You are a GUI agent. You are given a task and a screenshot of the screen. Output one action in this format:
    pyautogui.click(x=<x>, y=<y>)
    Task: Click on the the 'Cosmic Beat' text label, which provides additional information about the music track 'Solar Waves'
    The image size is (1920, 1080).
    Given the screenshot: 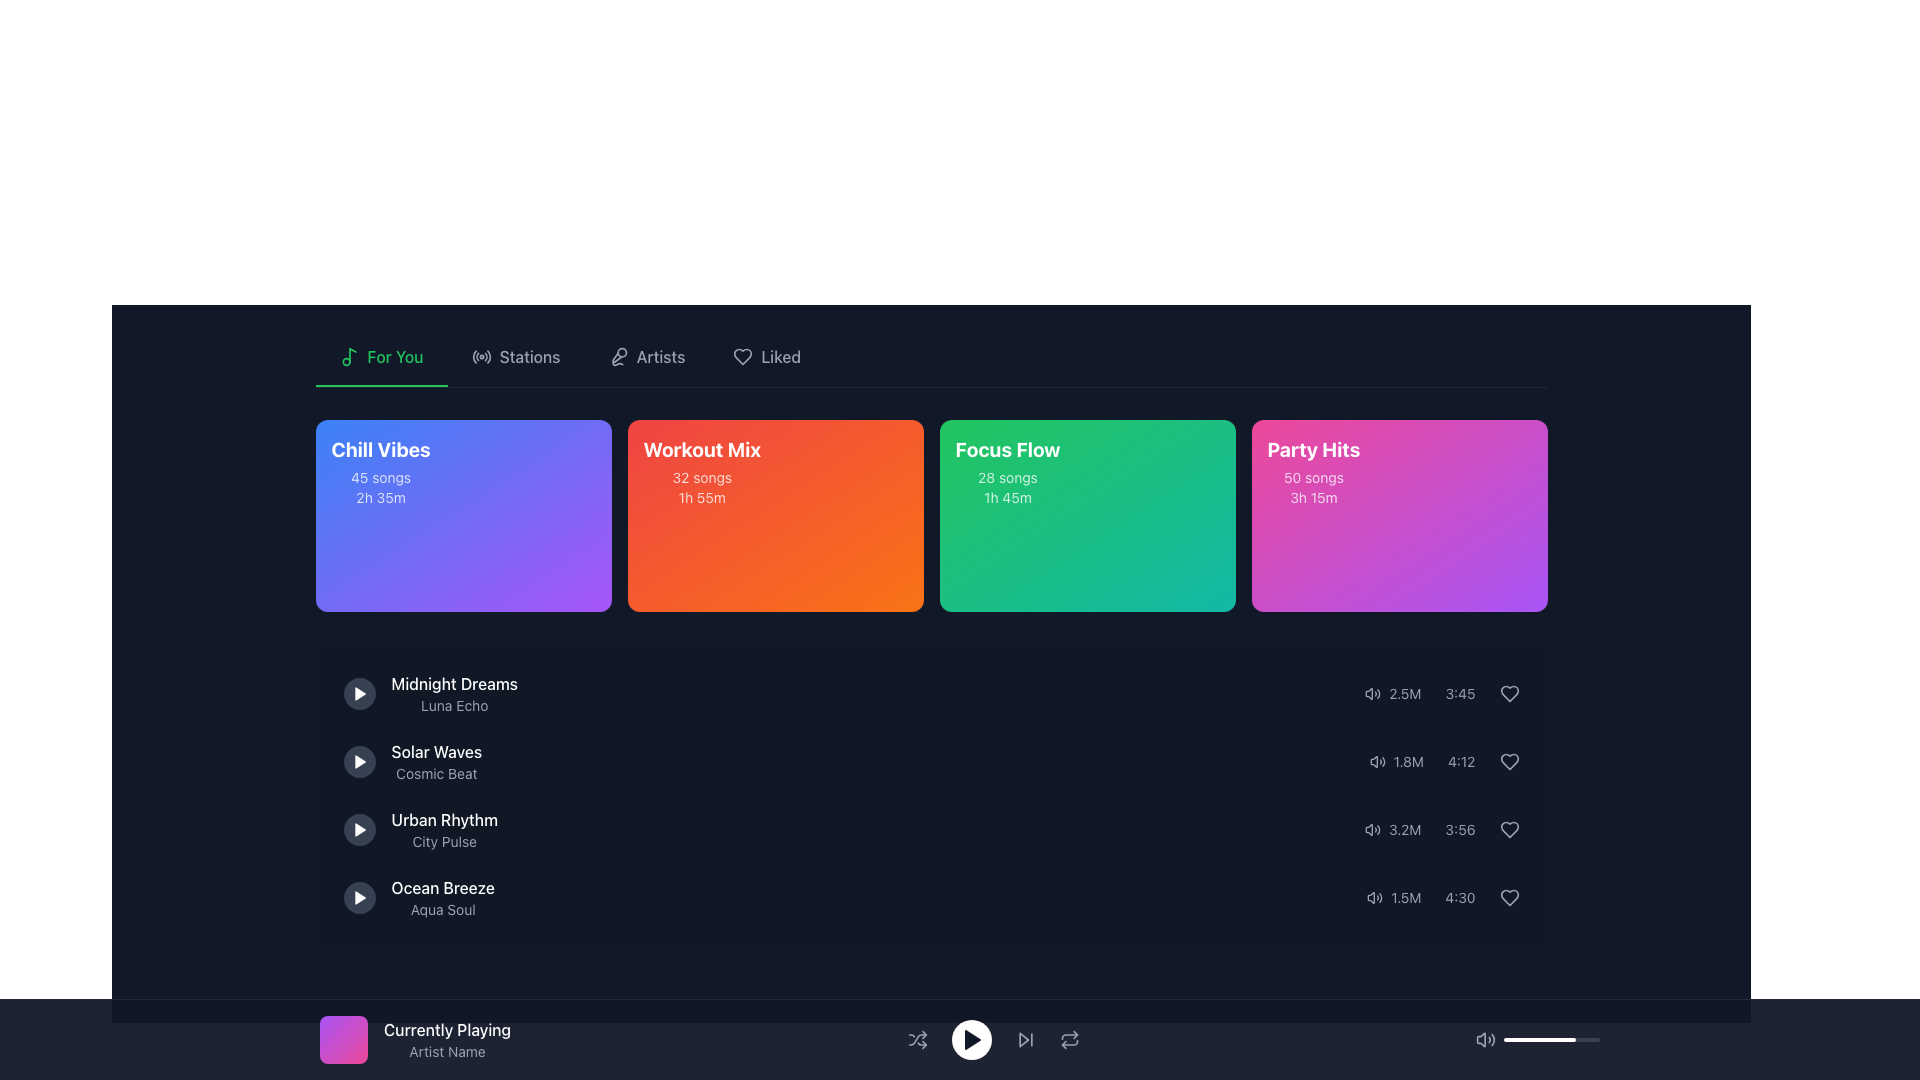 What is the action you would take?
    pyautogui.click(x=435, y=773)
    